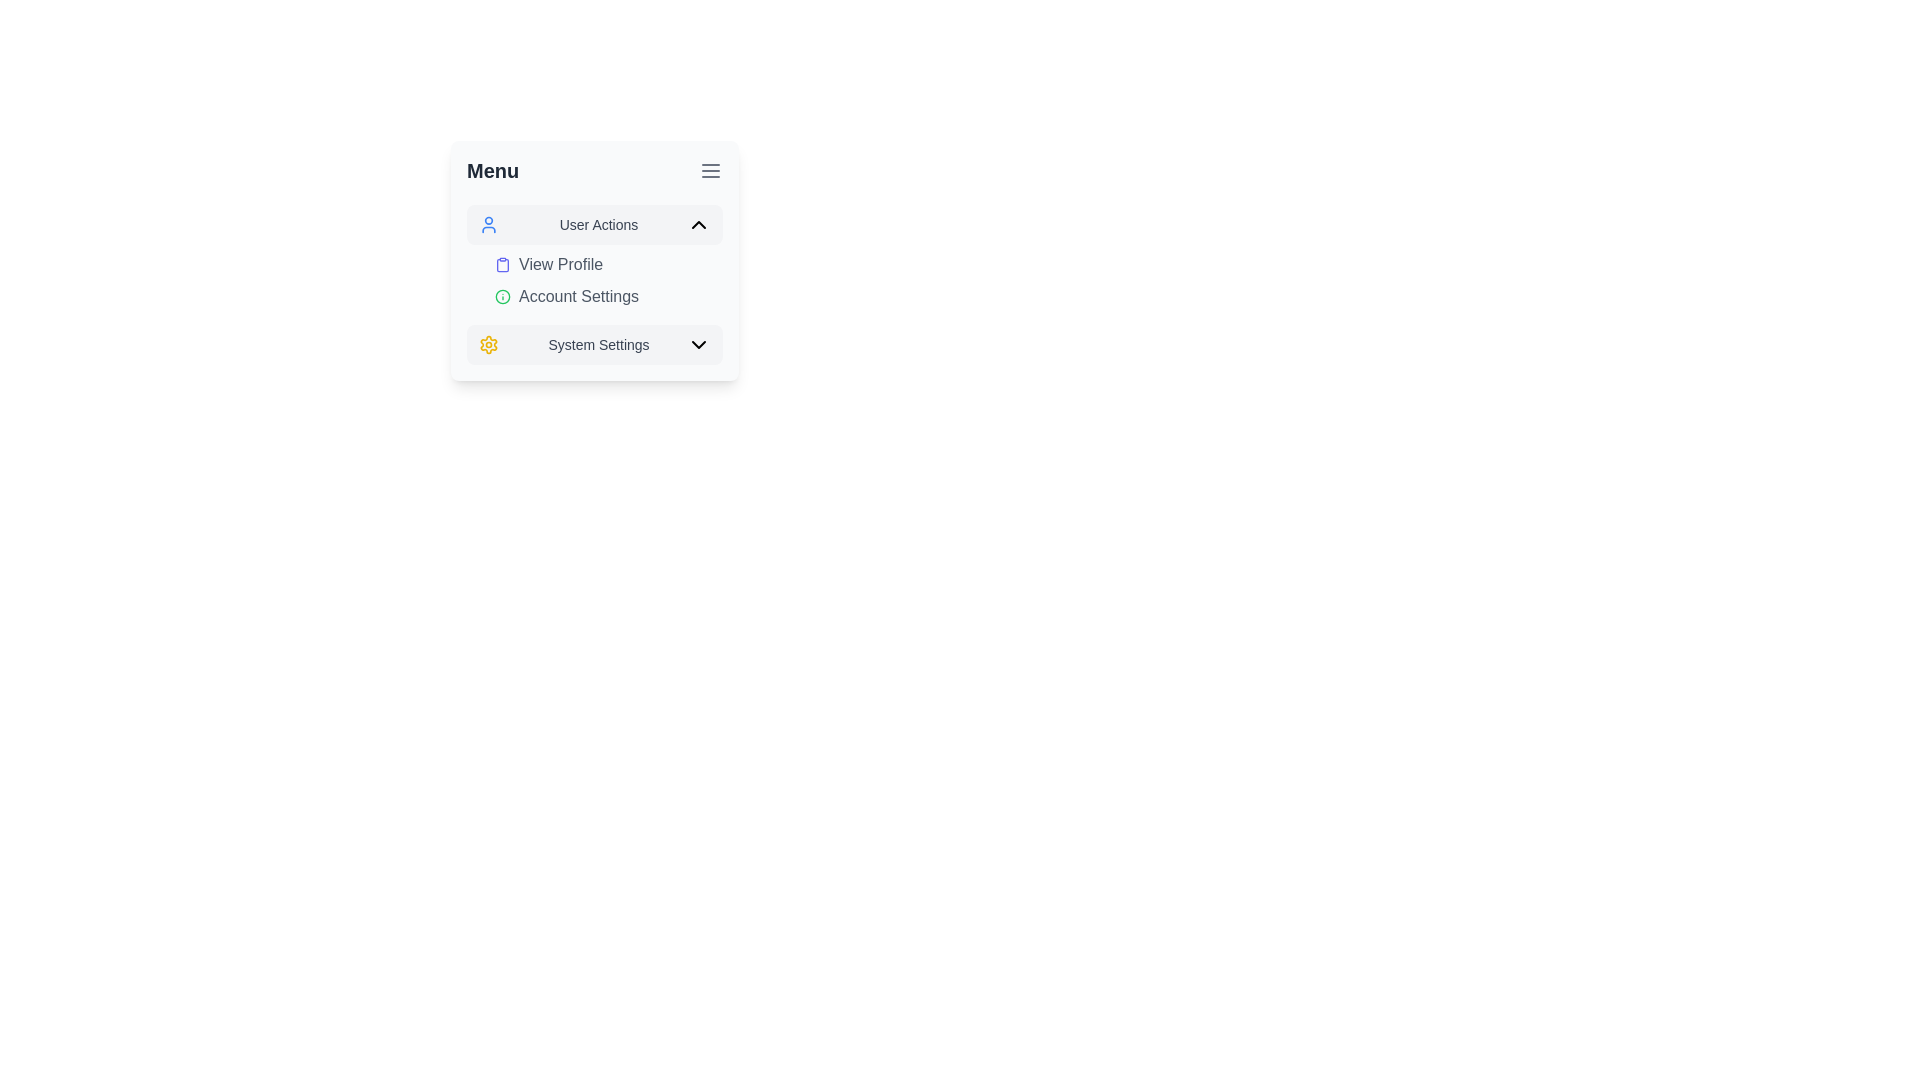 This screenshot has width=1920, height=1080. Describe the element at coordinates (699, 343) in the screenshot. I see `the downward-pointing chevron icon located at the far-right side of the 'System Settings' row in the navigation menu` at that location.